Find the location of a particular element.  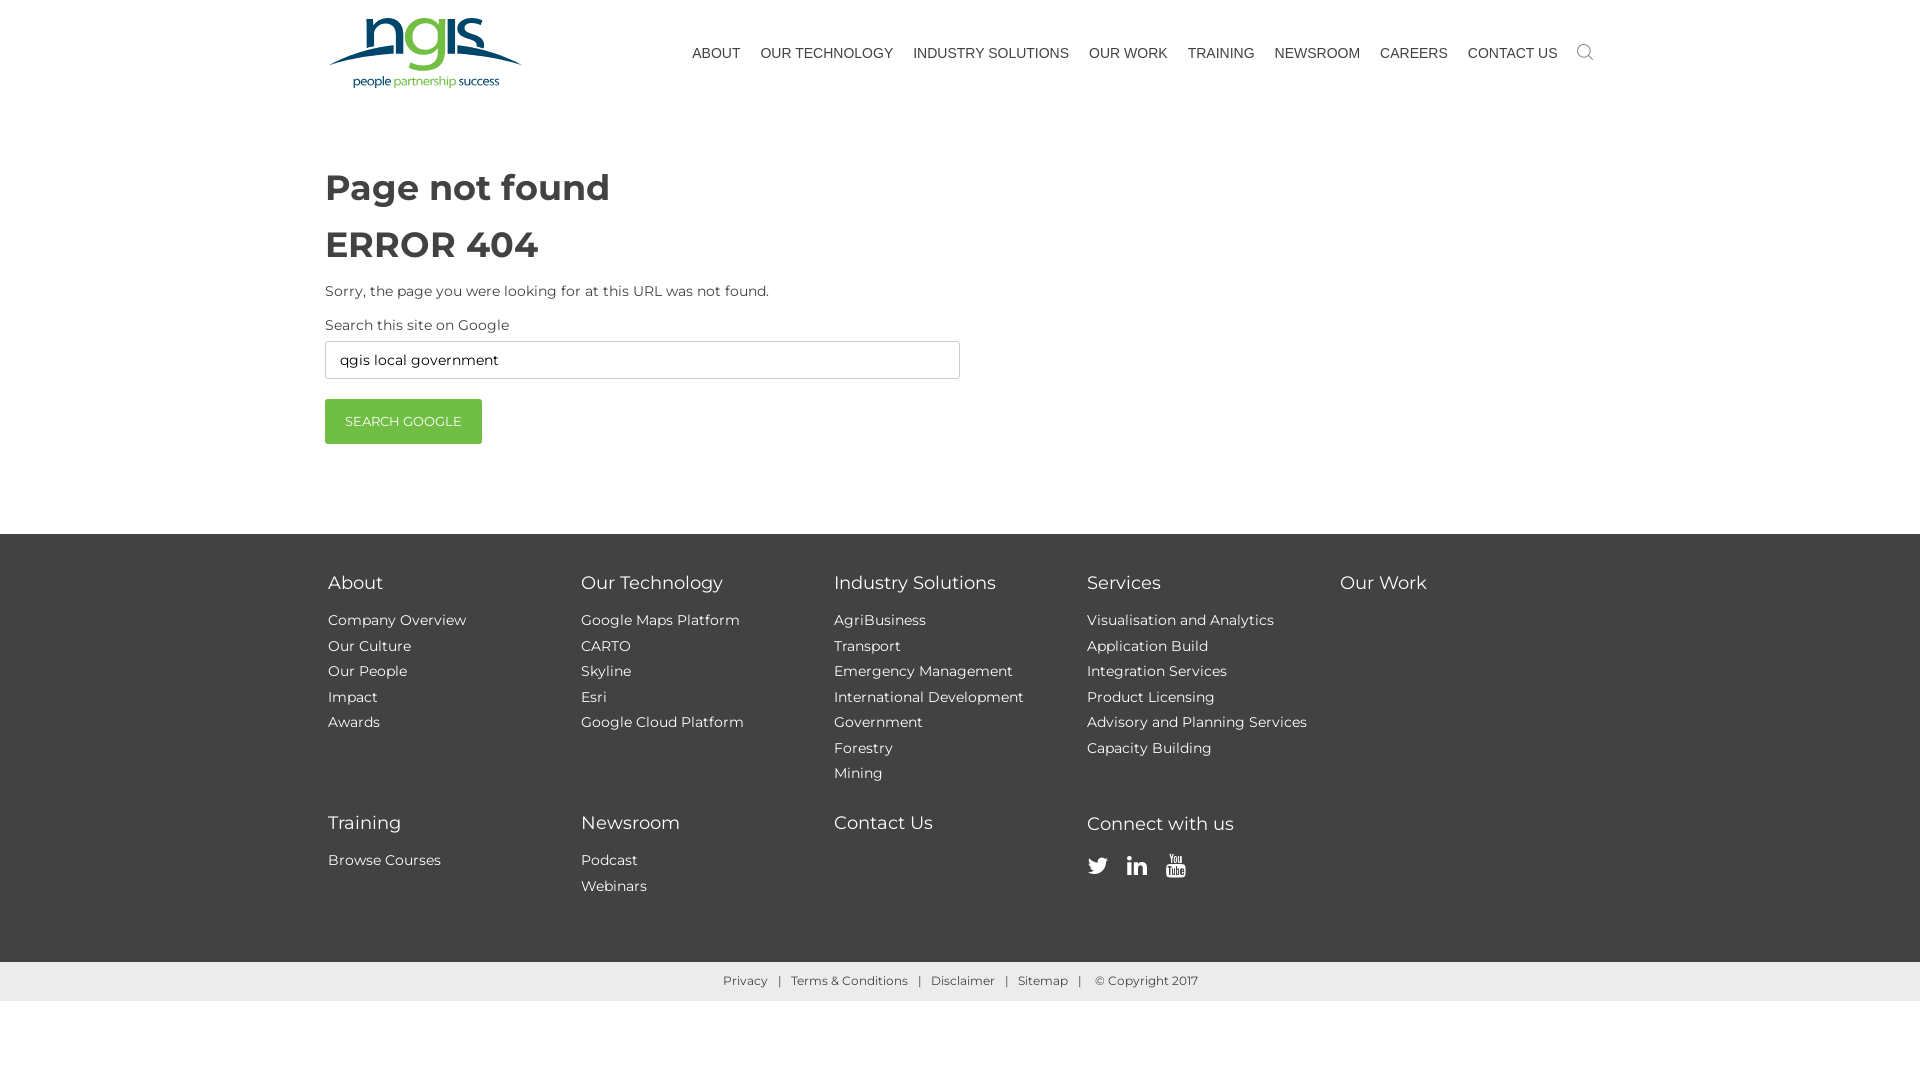

'Browse Courses' is located at coordinates (384, 859).